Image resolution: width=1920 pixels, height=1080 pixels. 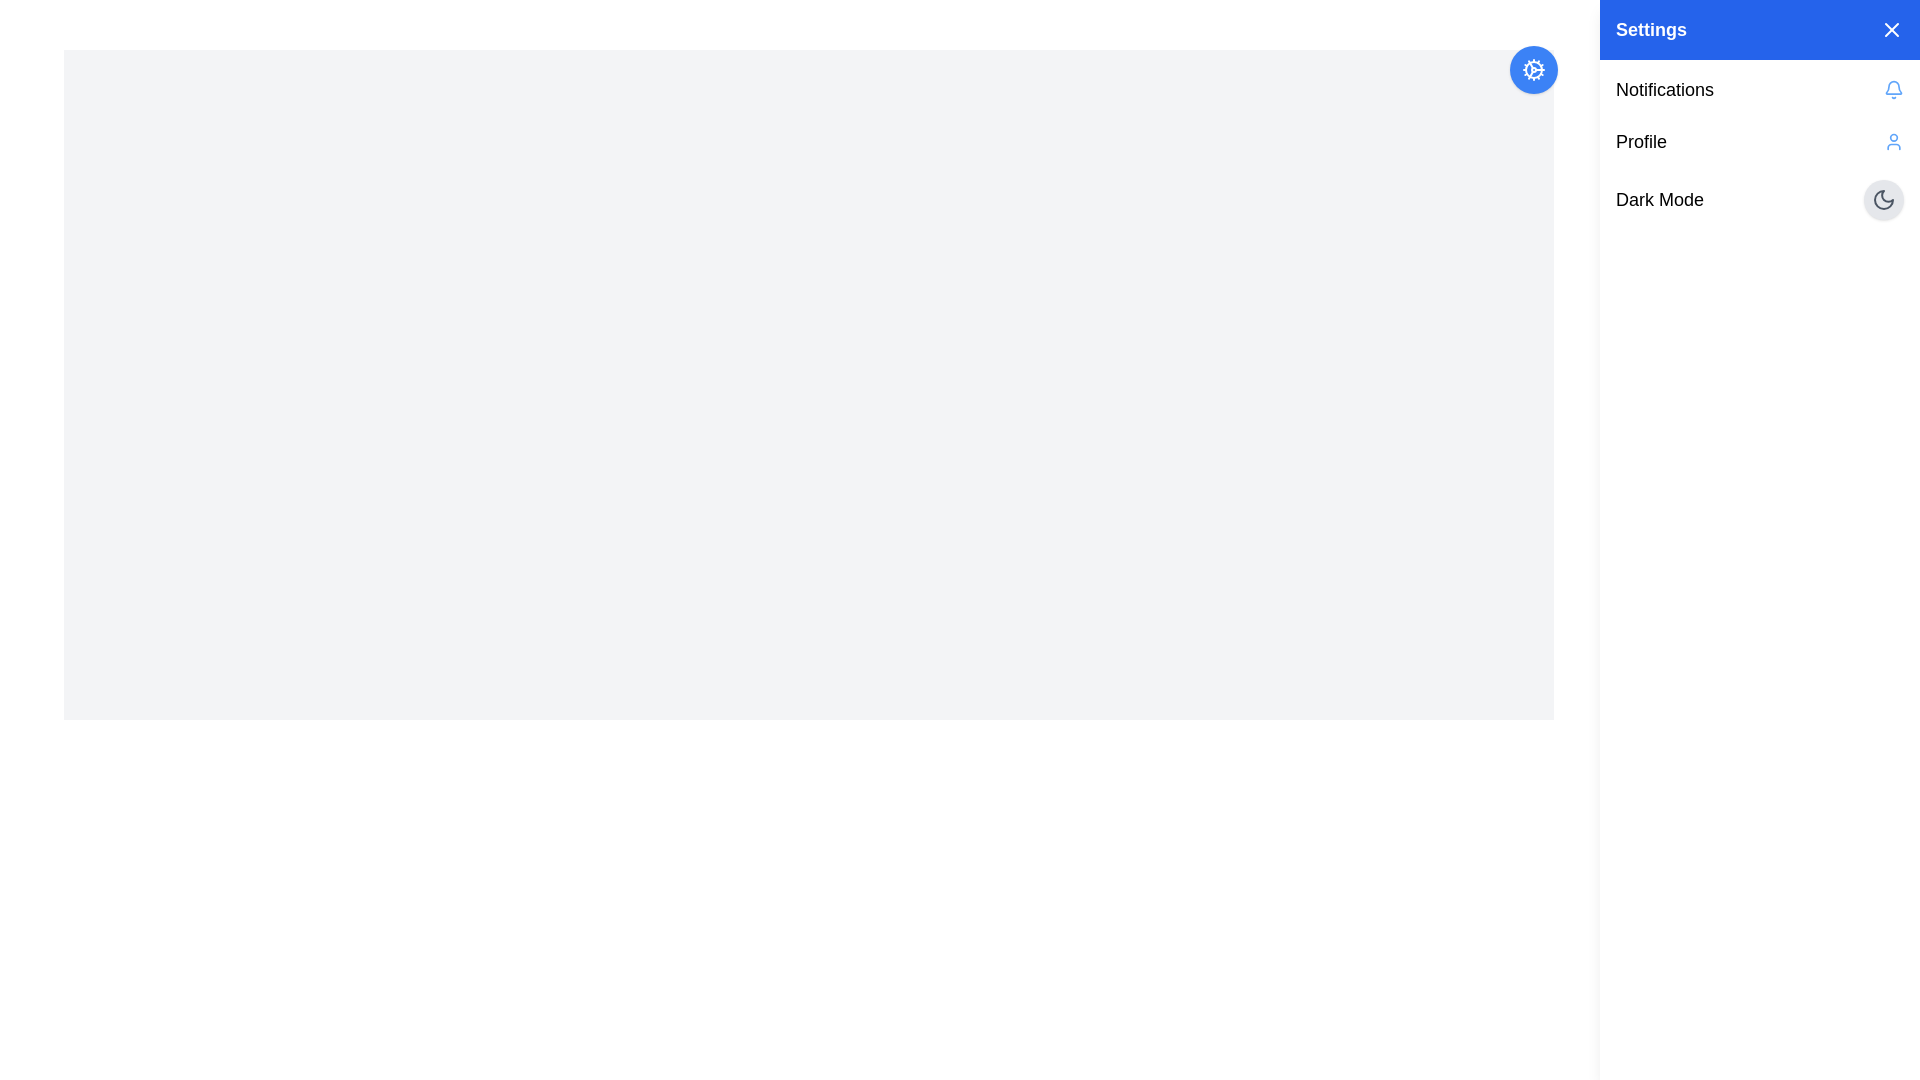 What do you see at coordinates (1660, 200) in the screenshot?
I see `the 'Dark Mode' text label in the settings menu, which is styled in medium-large black font against a white background, located to the left of an interactive circular button` at bounding box center [1660, 200].